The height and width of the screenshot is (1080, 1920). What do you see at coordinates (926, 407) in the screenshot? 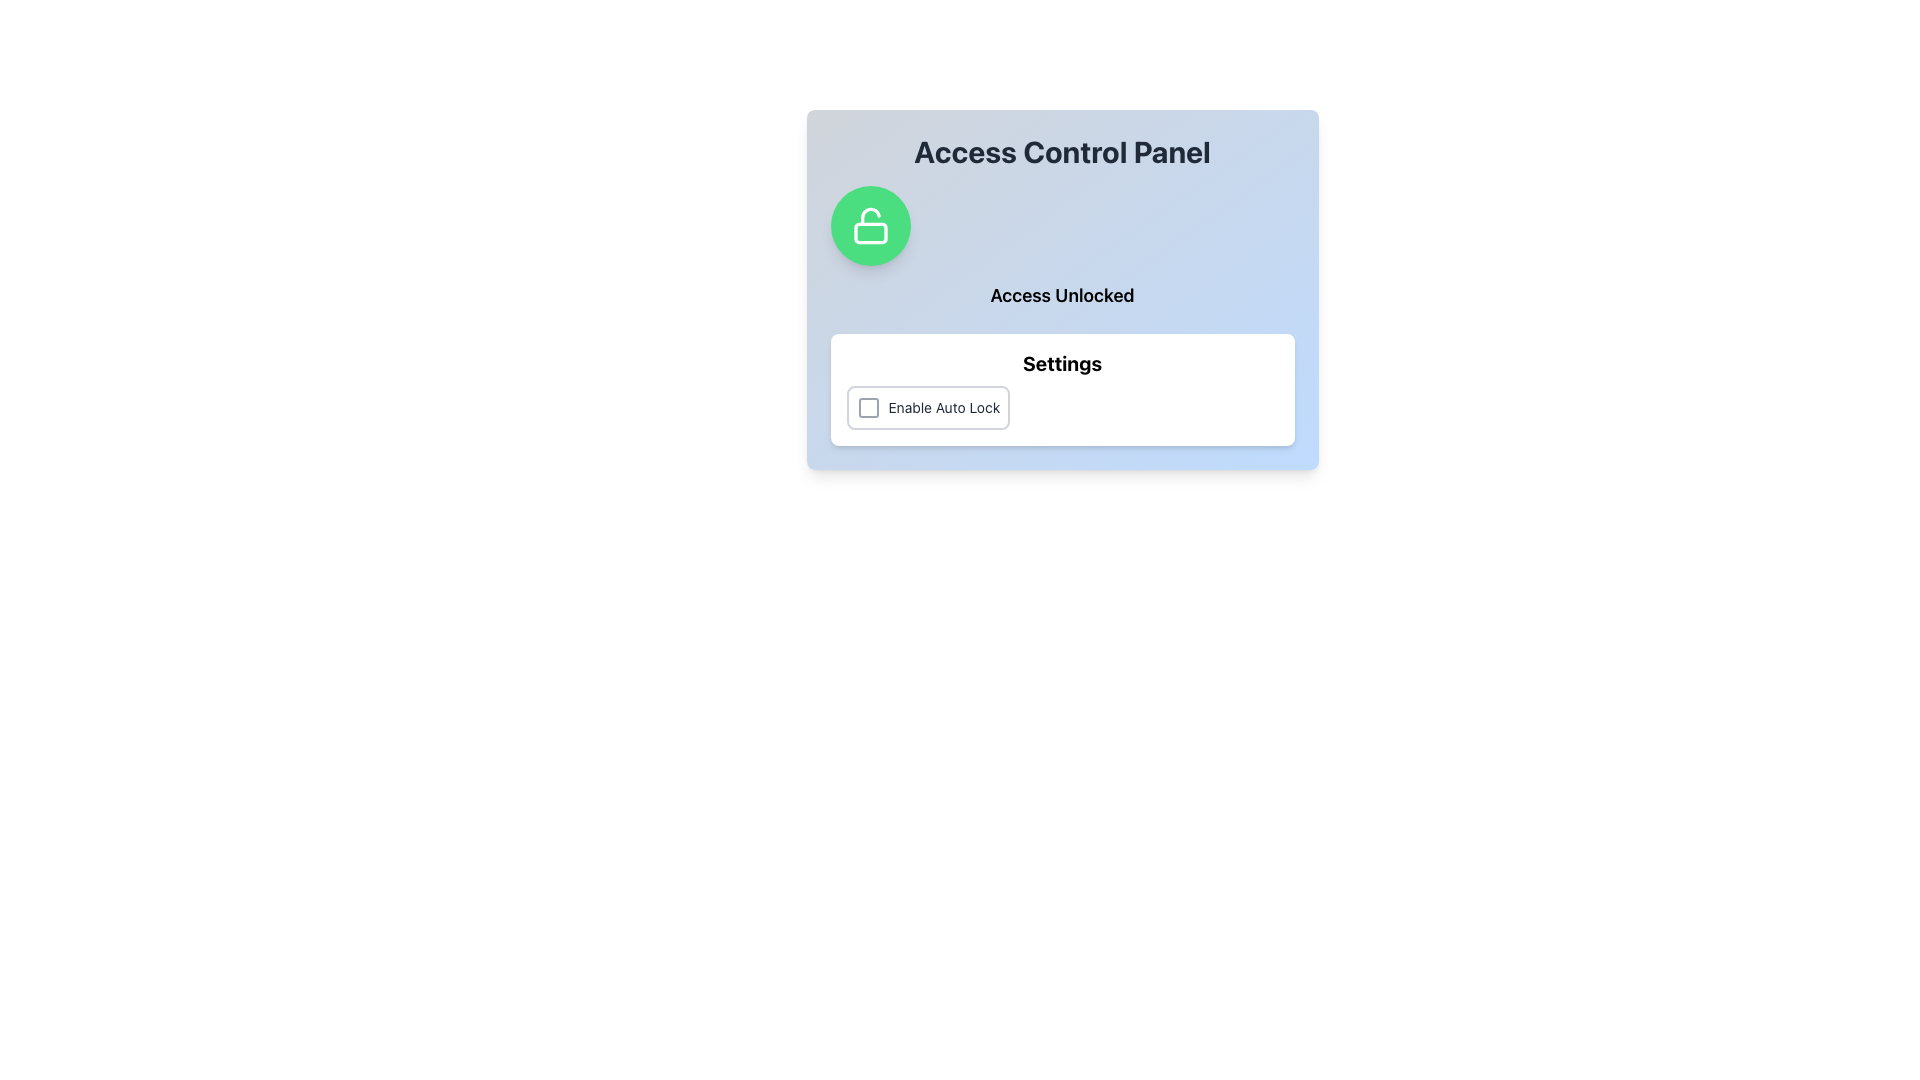
I see `the checkbox labeled 'Enable Auto Lock' located in the 'Settings' section of the 'Access Control Panel'` at bounding box center [926, 407].